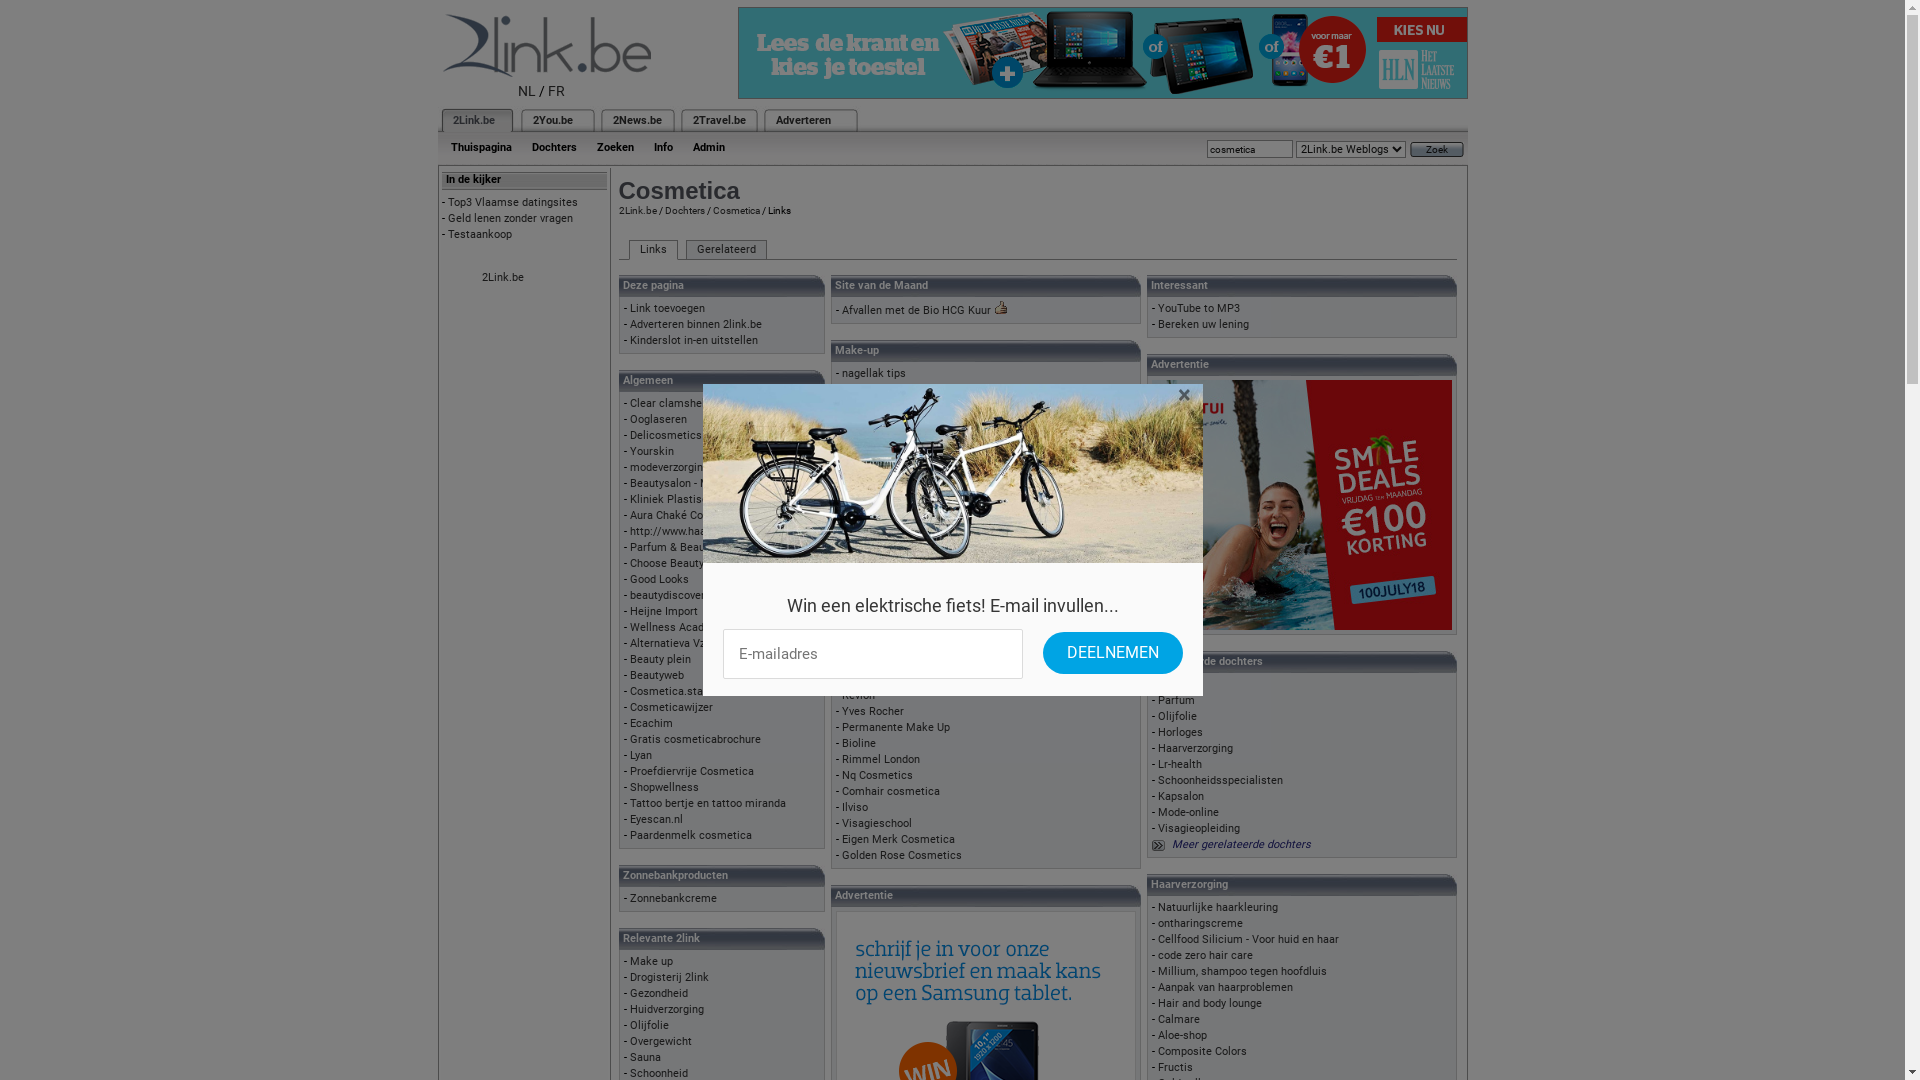  What do you see at coordinates (649, 1025) in the screenshot?
I see `'Olijfolie'` at bounding box center [649, 1025].